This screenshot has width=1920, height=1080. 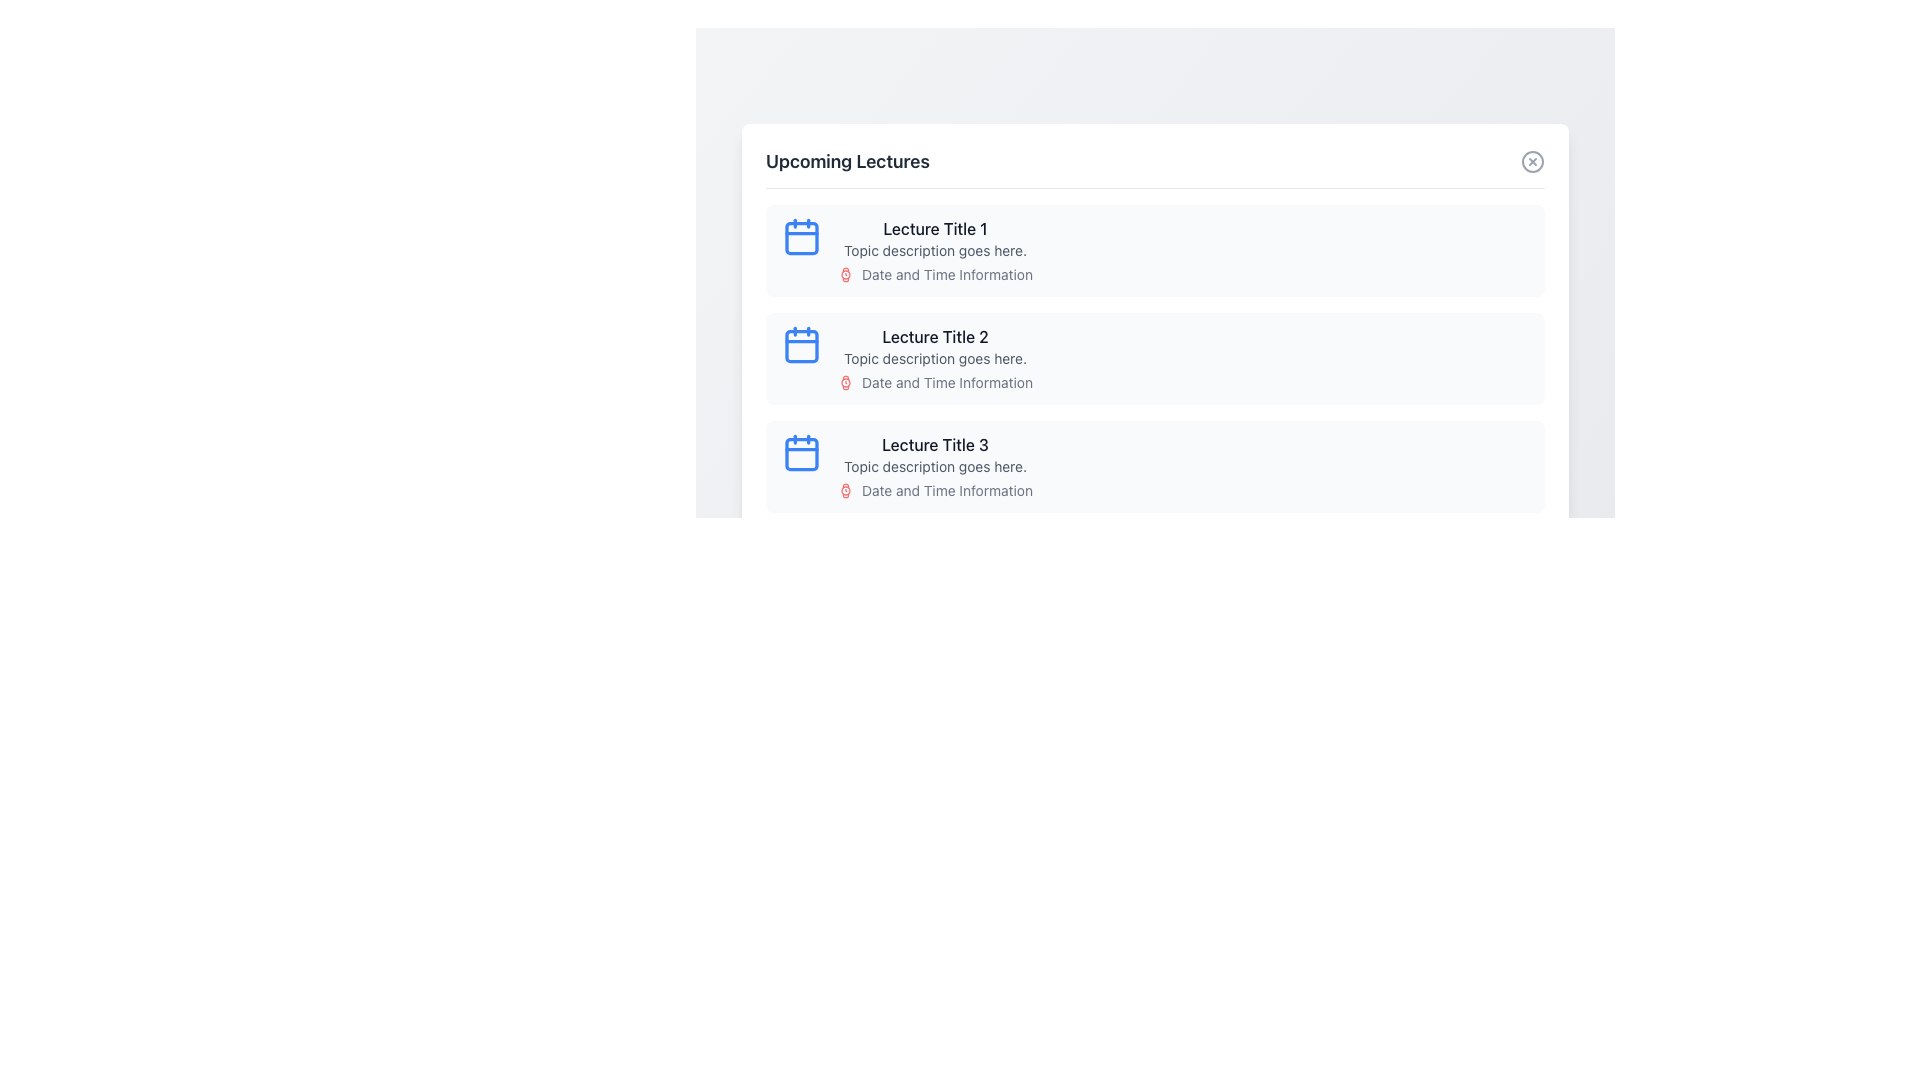 What do you see at coordinates (1532, 161) in the screenshot?
I see `the close button located at the far-right end of the title bar of the 'Upcoming Lectures' section` at bounding box center [1532, 161].